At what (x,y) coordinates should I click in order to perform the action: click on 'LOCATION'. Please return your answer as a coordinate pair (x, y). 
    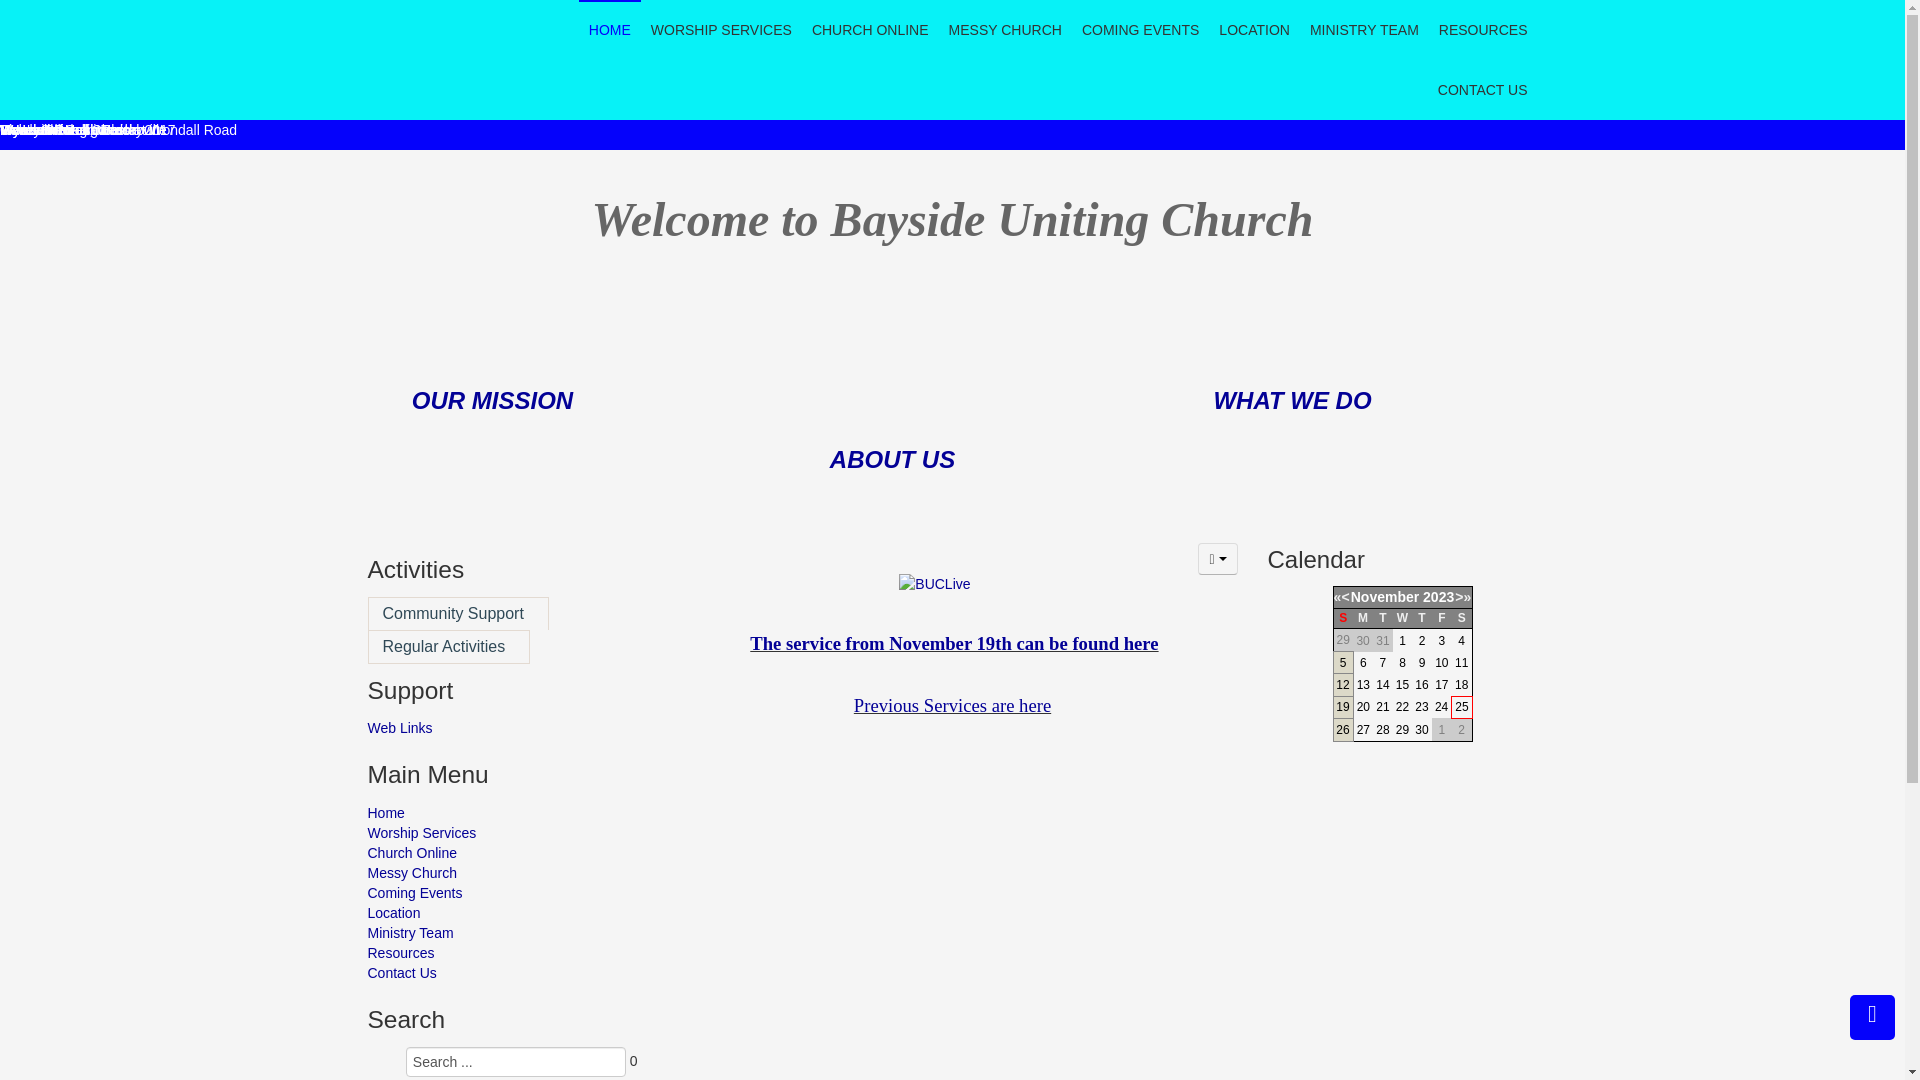
    Looking at the image, I should click on (1253, 30).